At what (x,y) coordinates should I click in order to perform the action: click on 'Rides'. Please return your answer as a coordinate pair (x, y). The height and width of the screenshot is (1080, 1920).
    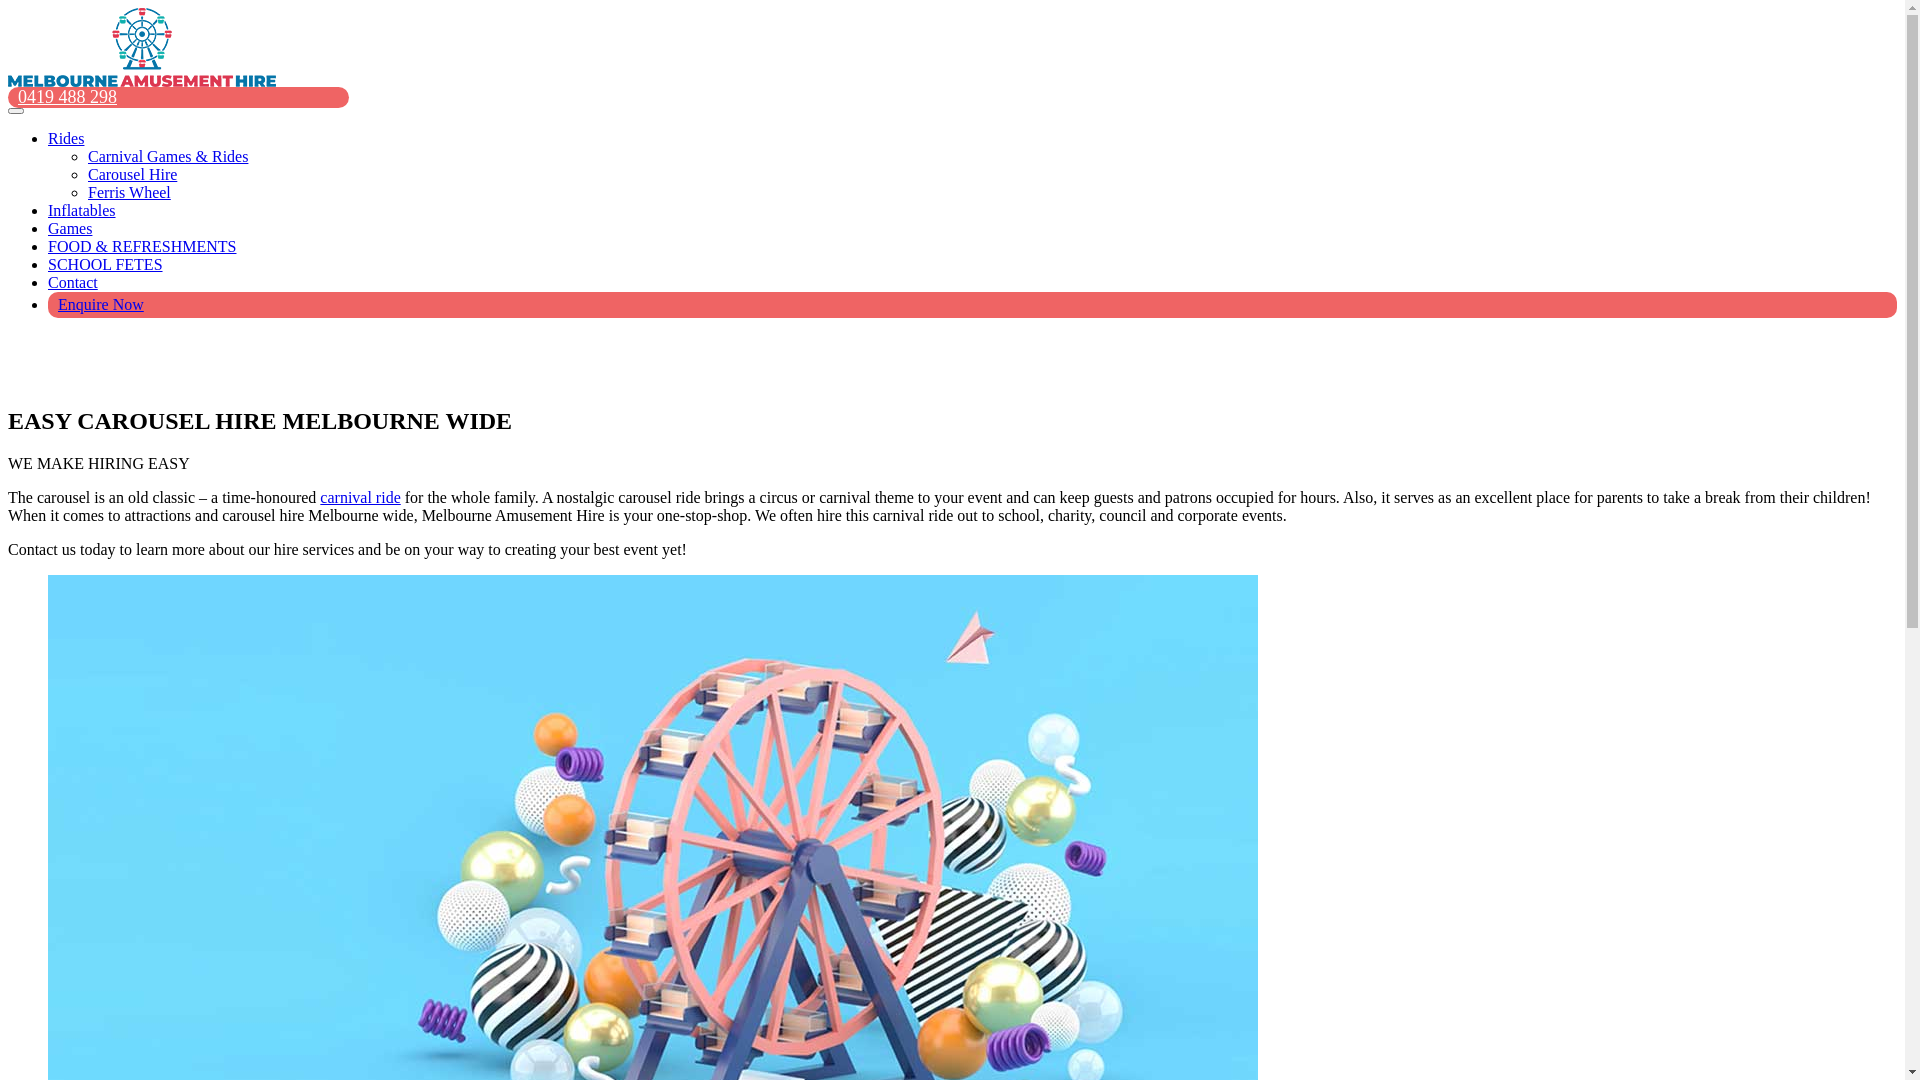
    Looking at the image, I should click on (66, 137).